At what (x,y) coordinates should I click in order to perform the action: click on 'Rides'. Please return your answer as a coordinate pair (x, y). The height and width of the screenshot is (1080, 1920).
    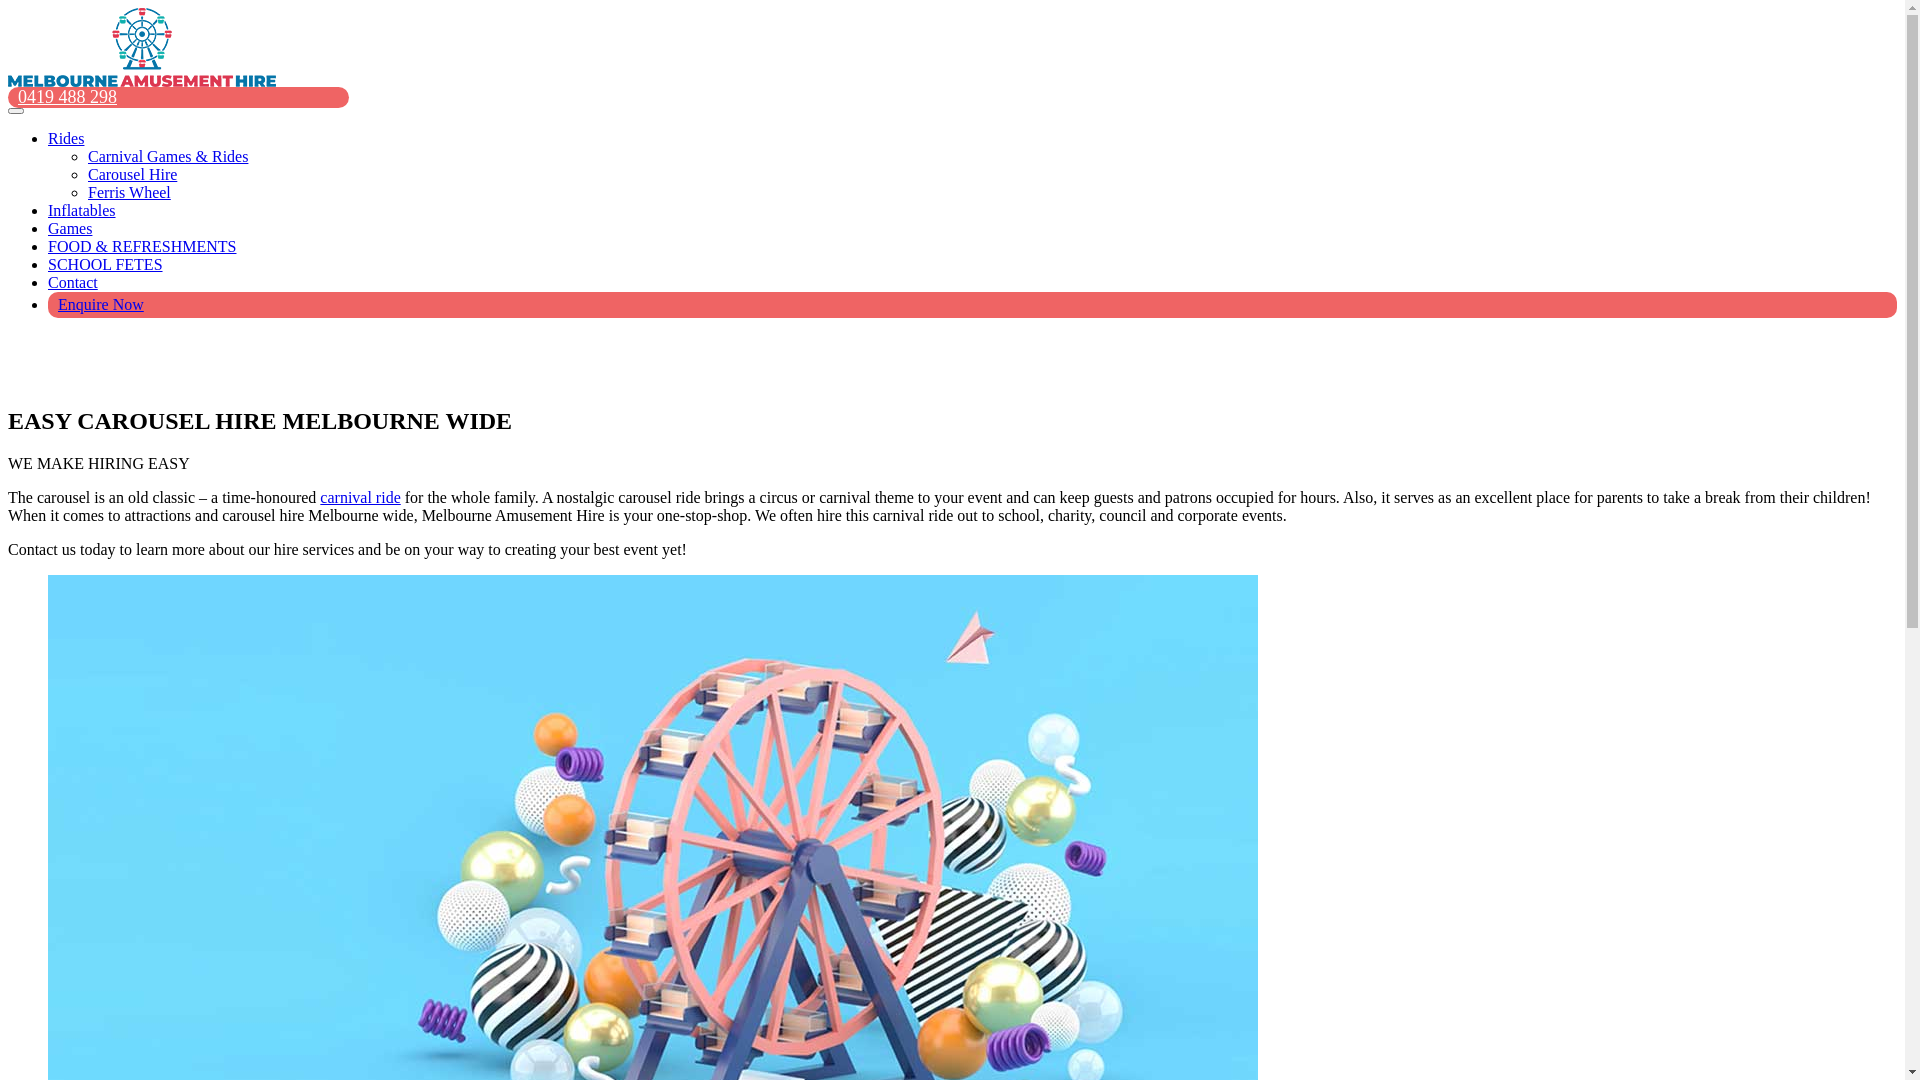
    Looking at the image, I should click on (66, 137).